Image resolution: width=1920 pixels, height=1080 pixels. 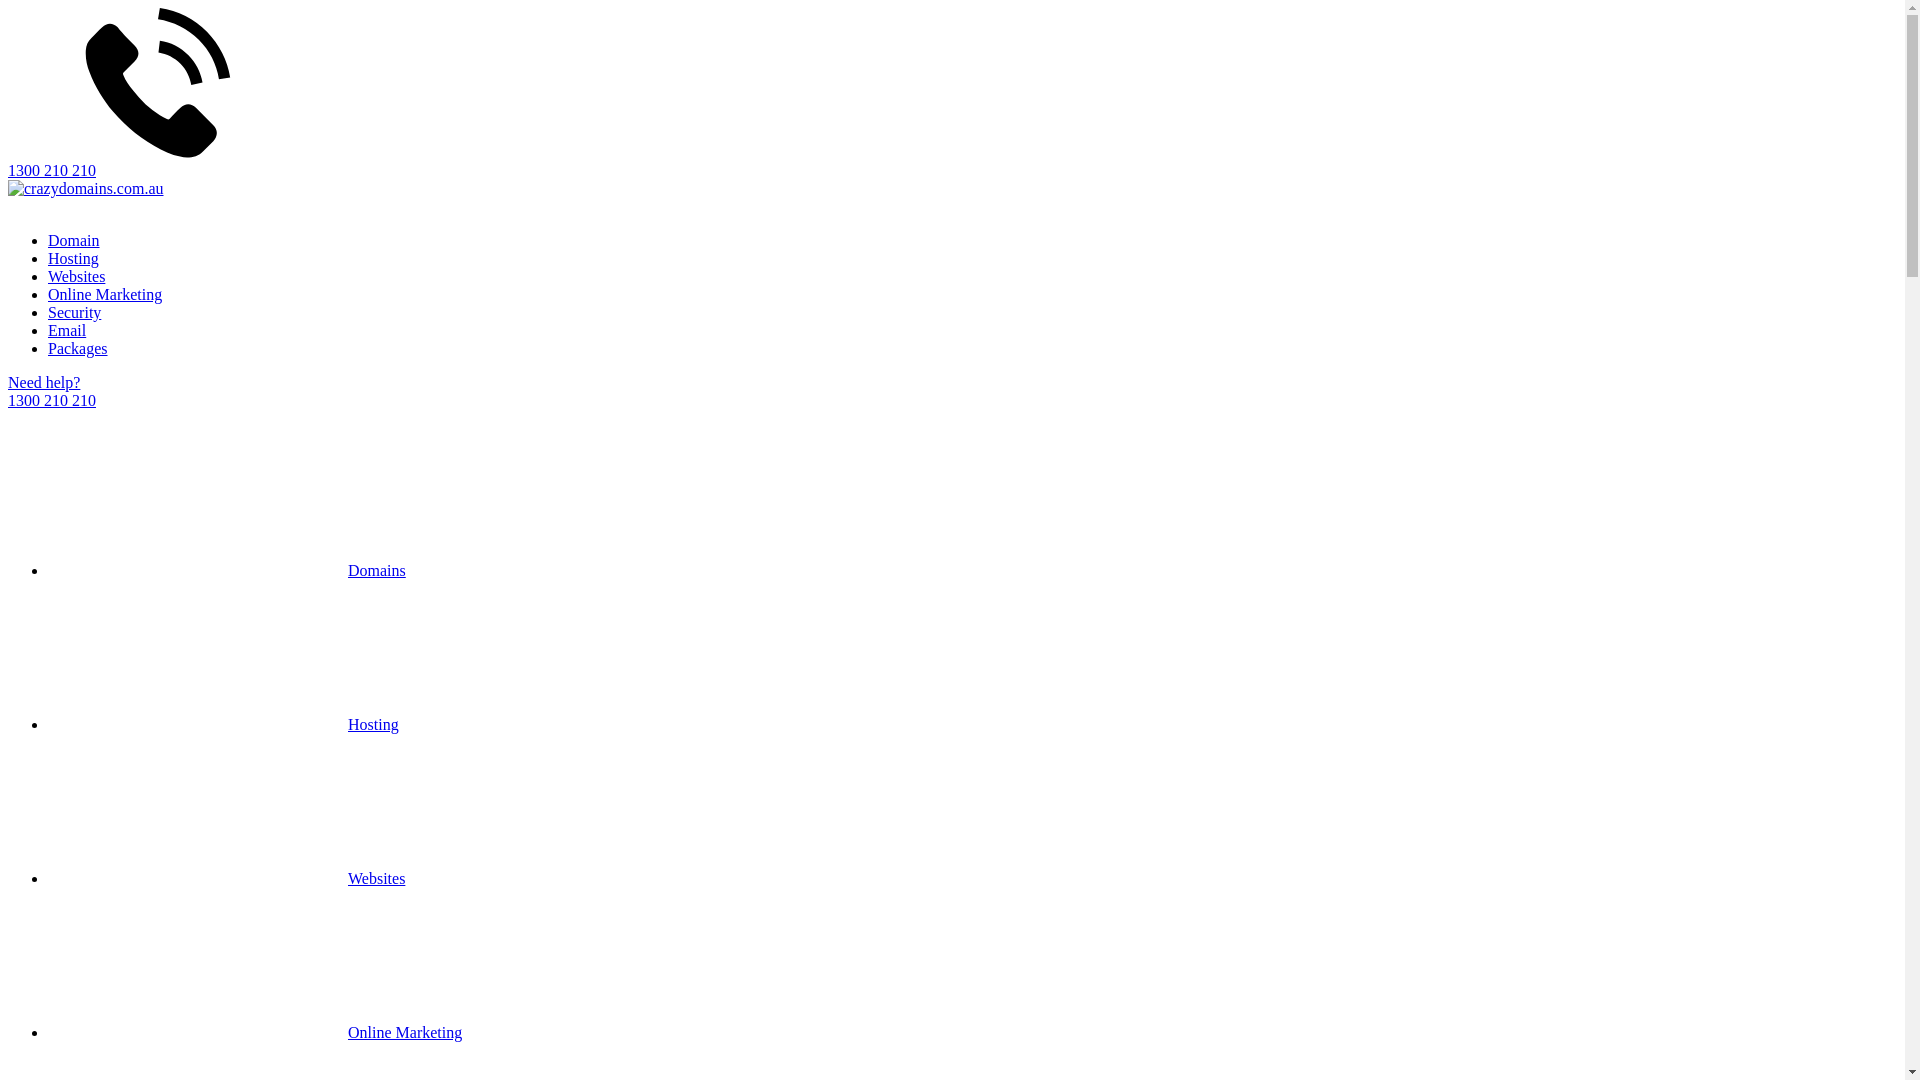 What do you see at coordinates (48, 239) in the screenshot?
I see `'Domain'` at bounding box center [48, 239].